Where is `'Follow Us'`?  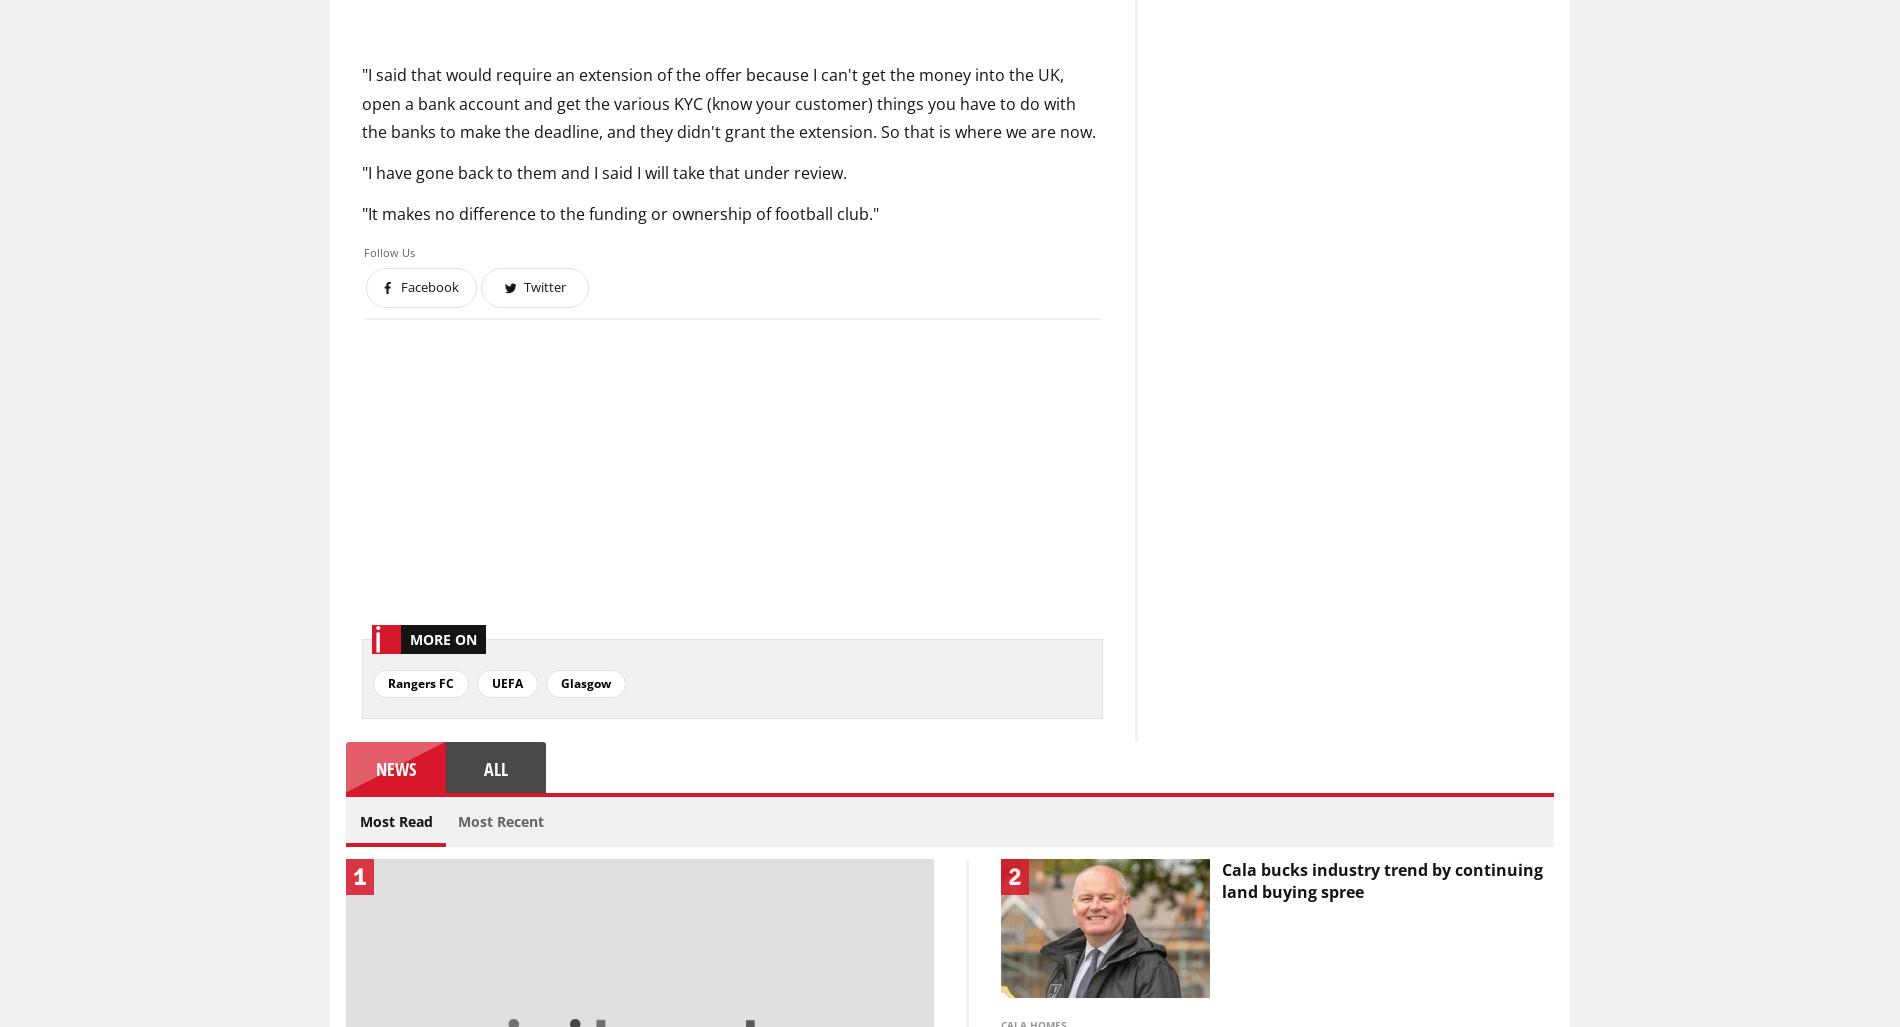
'Follow Us' is located at coordinates (388, 251).